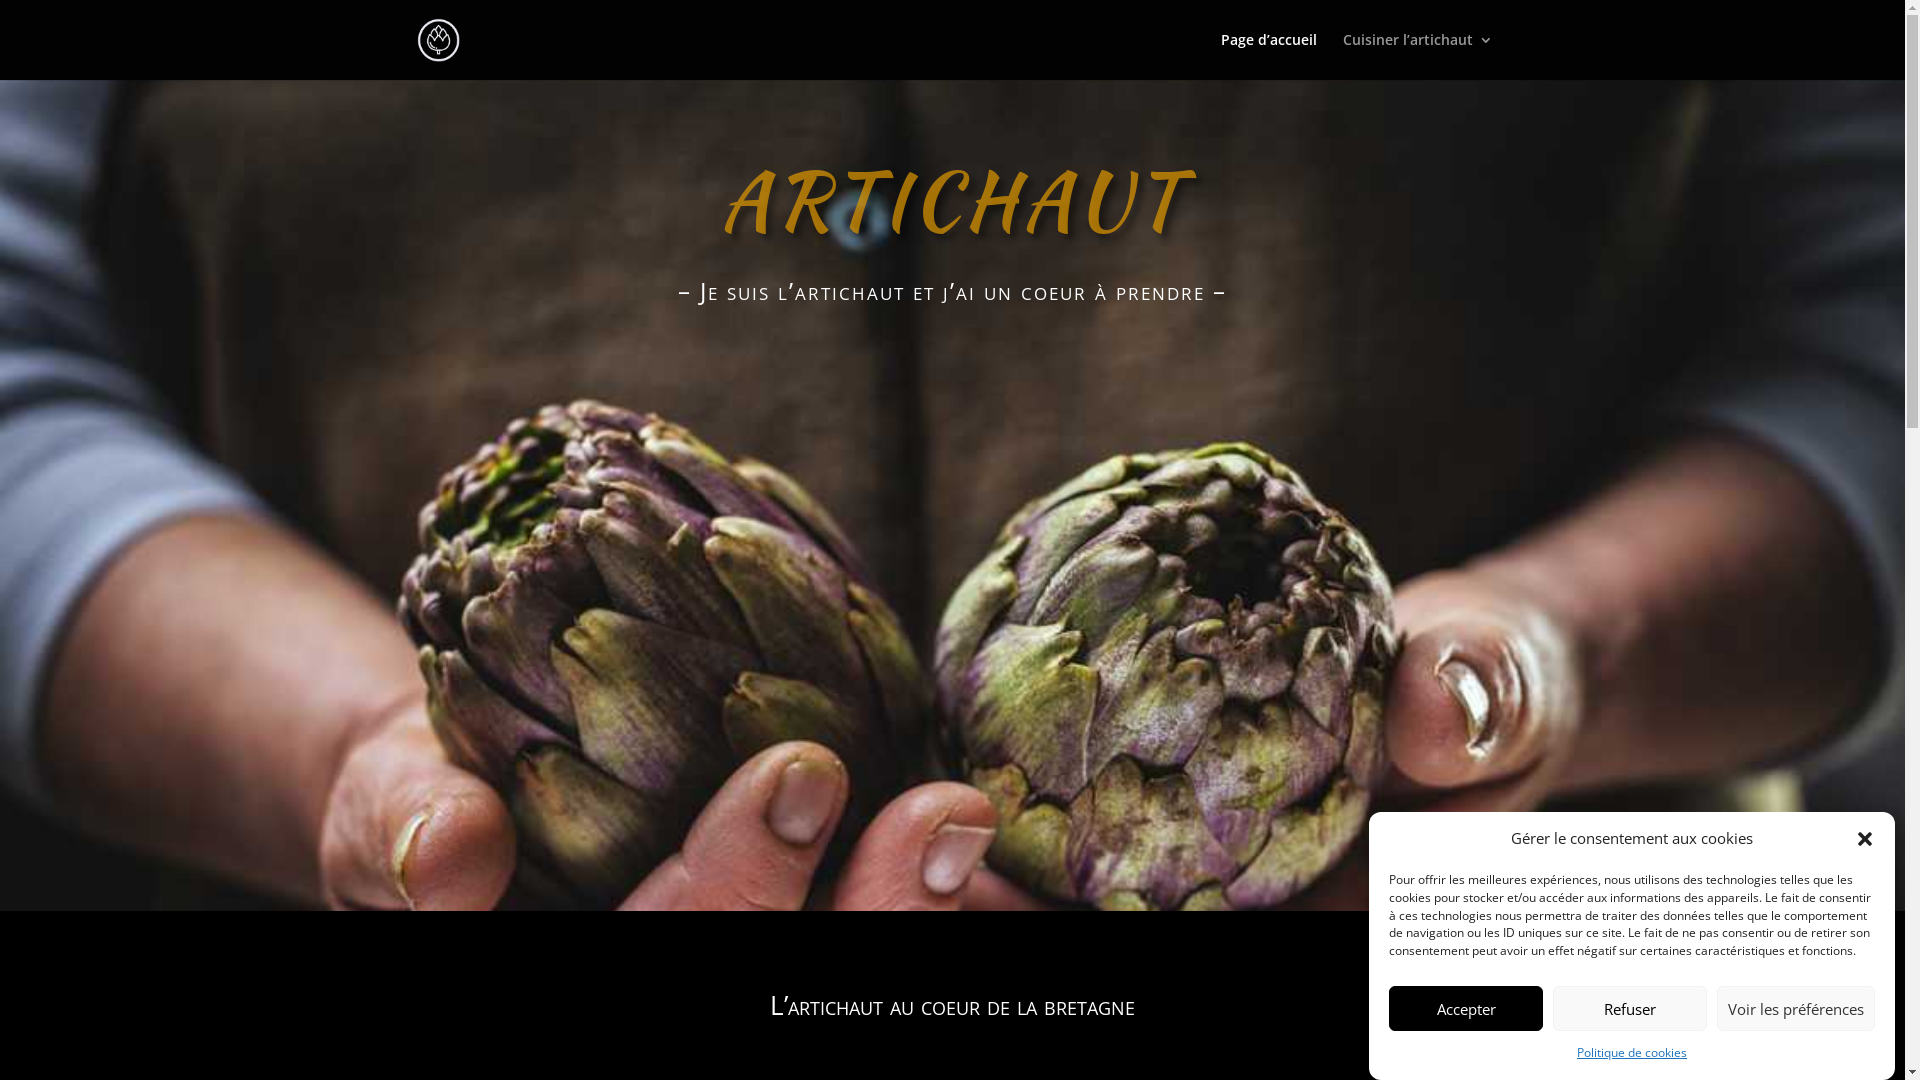 This screenshot has width=1920, height=1080. Describe the element at coordinates (1630, 1008) in the screenshot. I see `'Refuser'` at that location.